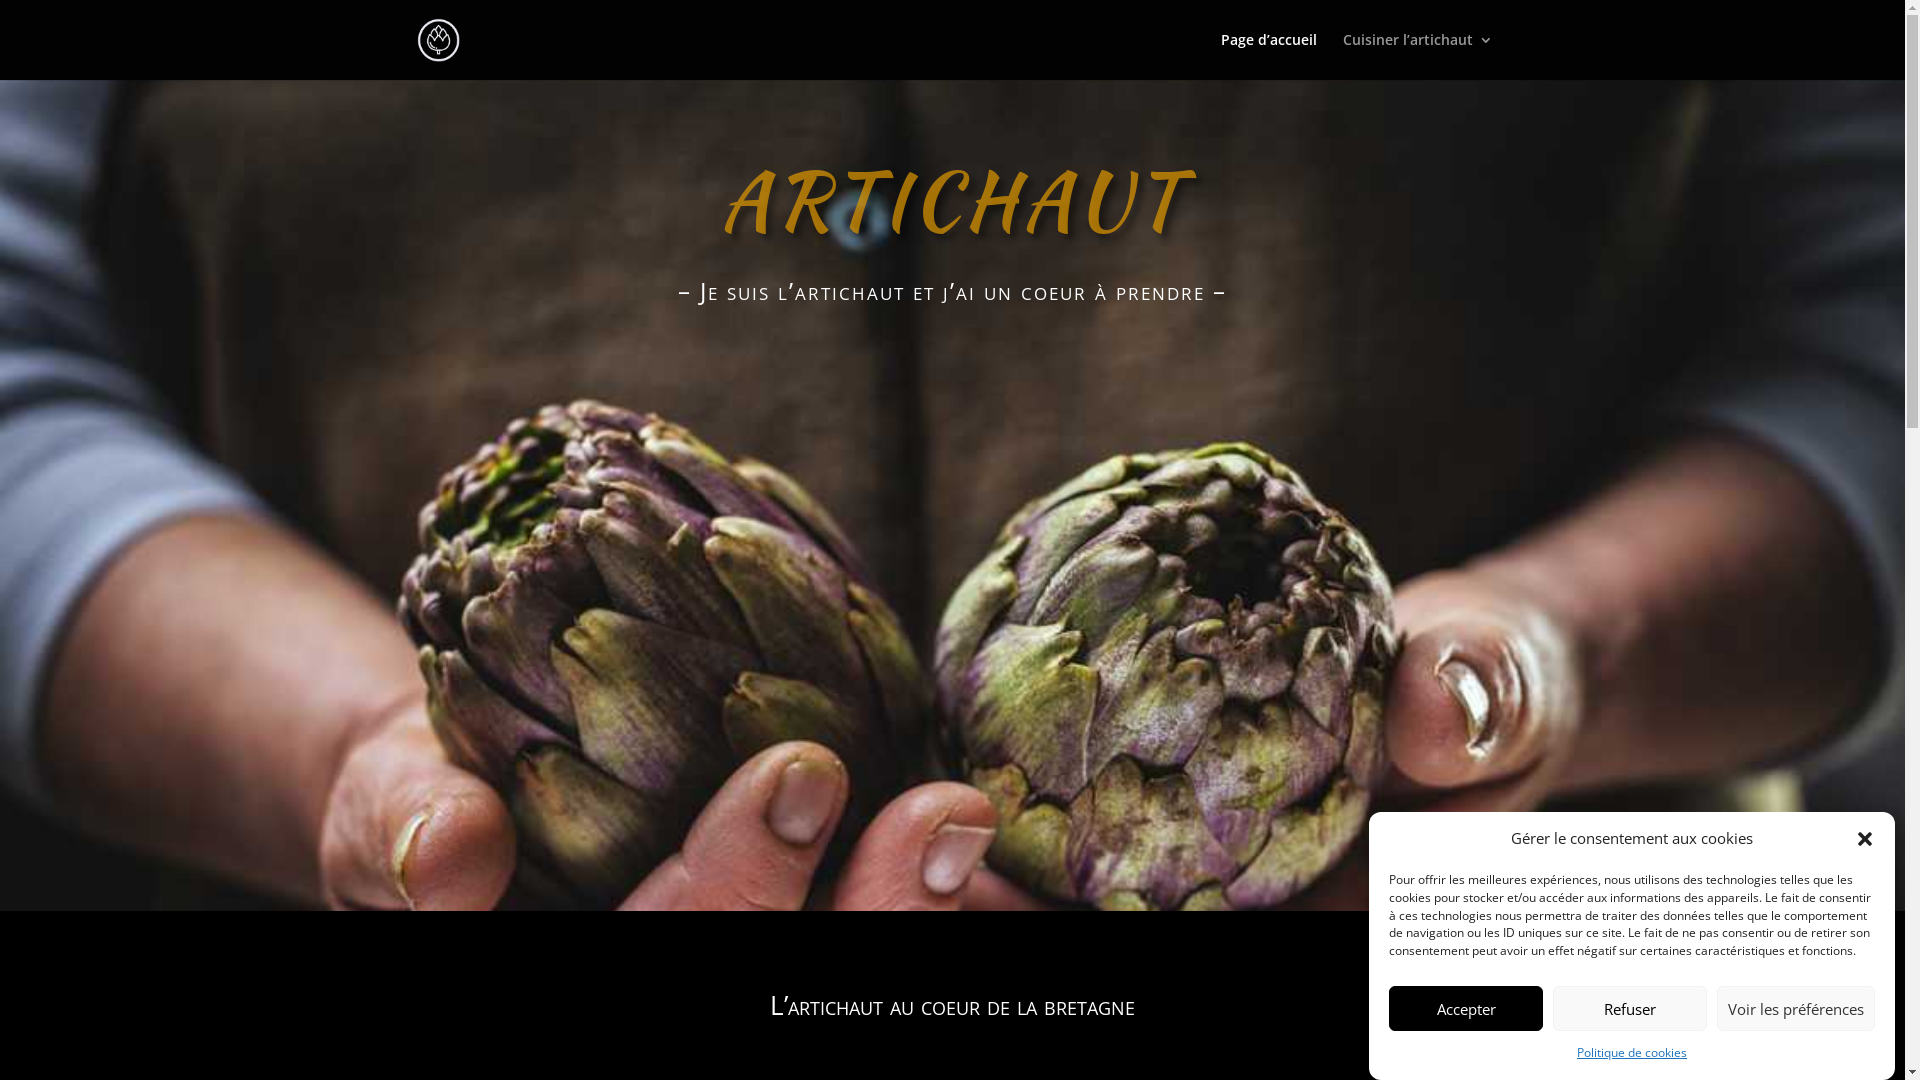 This screenshot has width=1920, height=1080. Describe the element at coordinates (1630, 1008) in the screenshot. I see `'Refuser'` at that location.